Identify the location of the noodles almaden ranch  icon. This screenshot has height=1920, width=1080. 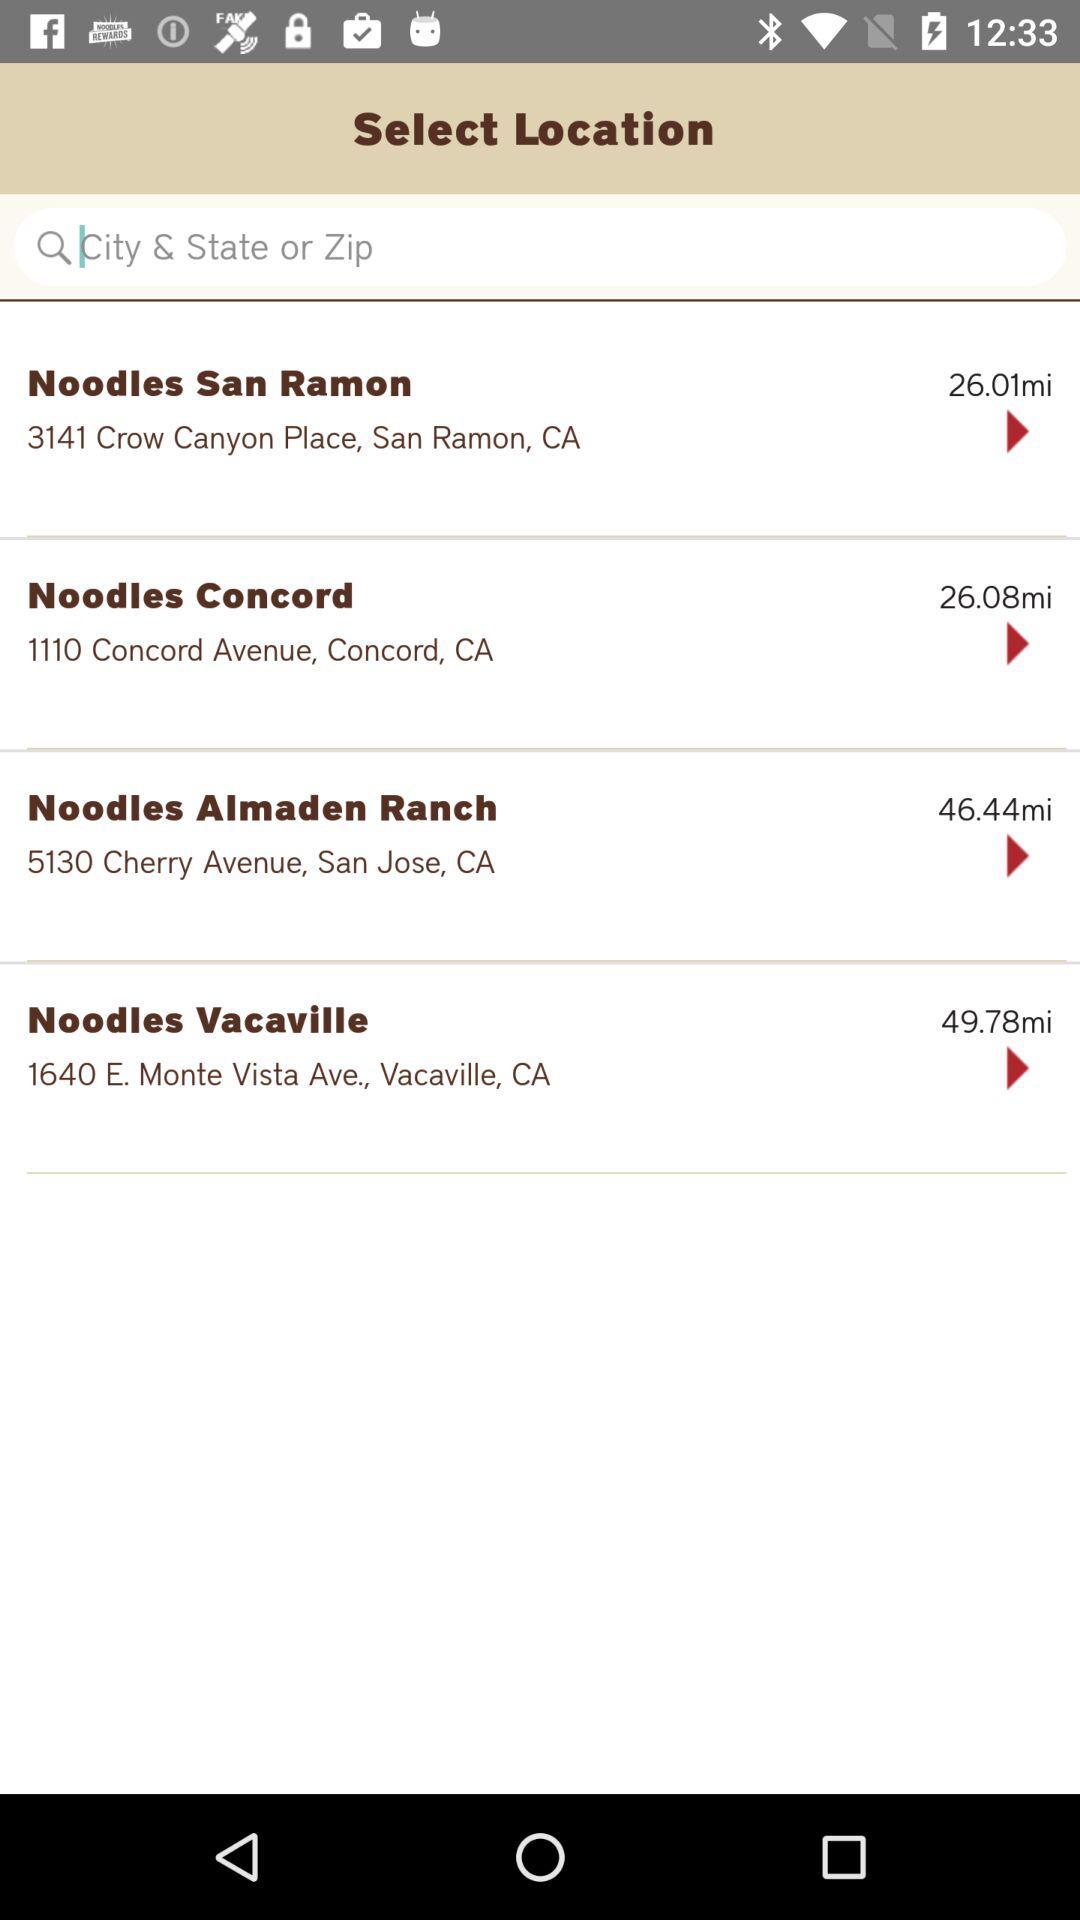
(436, 806).